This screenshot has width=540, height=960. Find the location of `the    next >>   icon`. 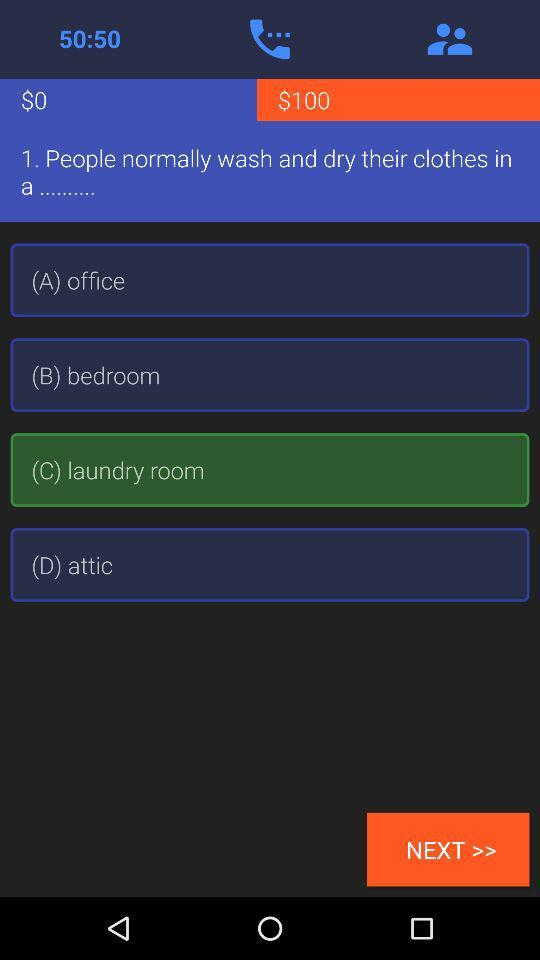

the    next >>   icon is located at coordinates (448, 848).